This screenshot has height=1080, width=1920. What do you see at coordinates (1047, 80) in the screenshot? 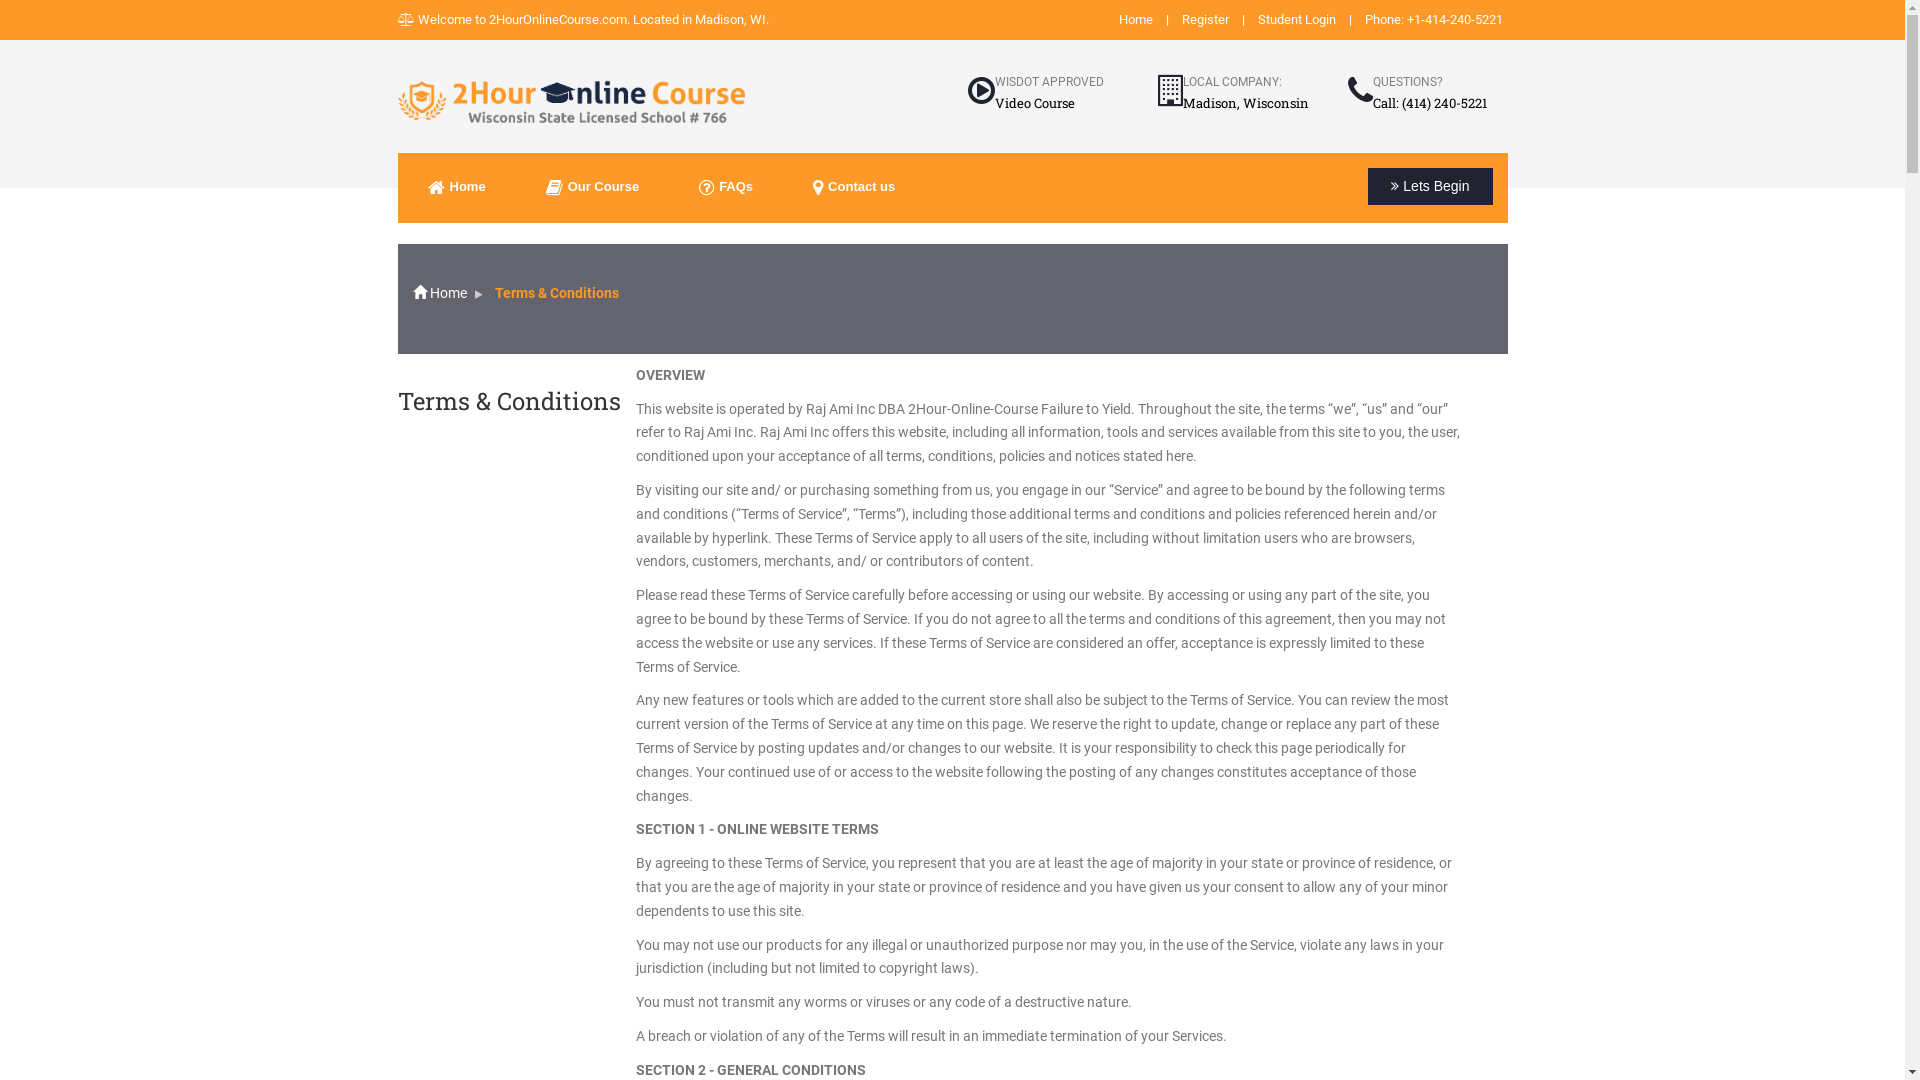
I see `'WISDOT APPROVED'` at bounding box center [1047, 80].